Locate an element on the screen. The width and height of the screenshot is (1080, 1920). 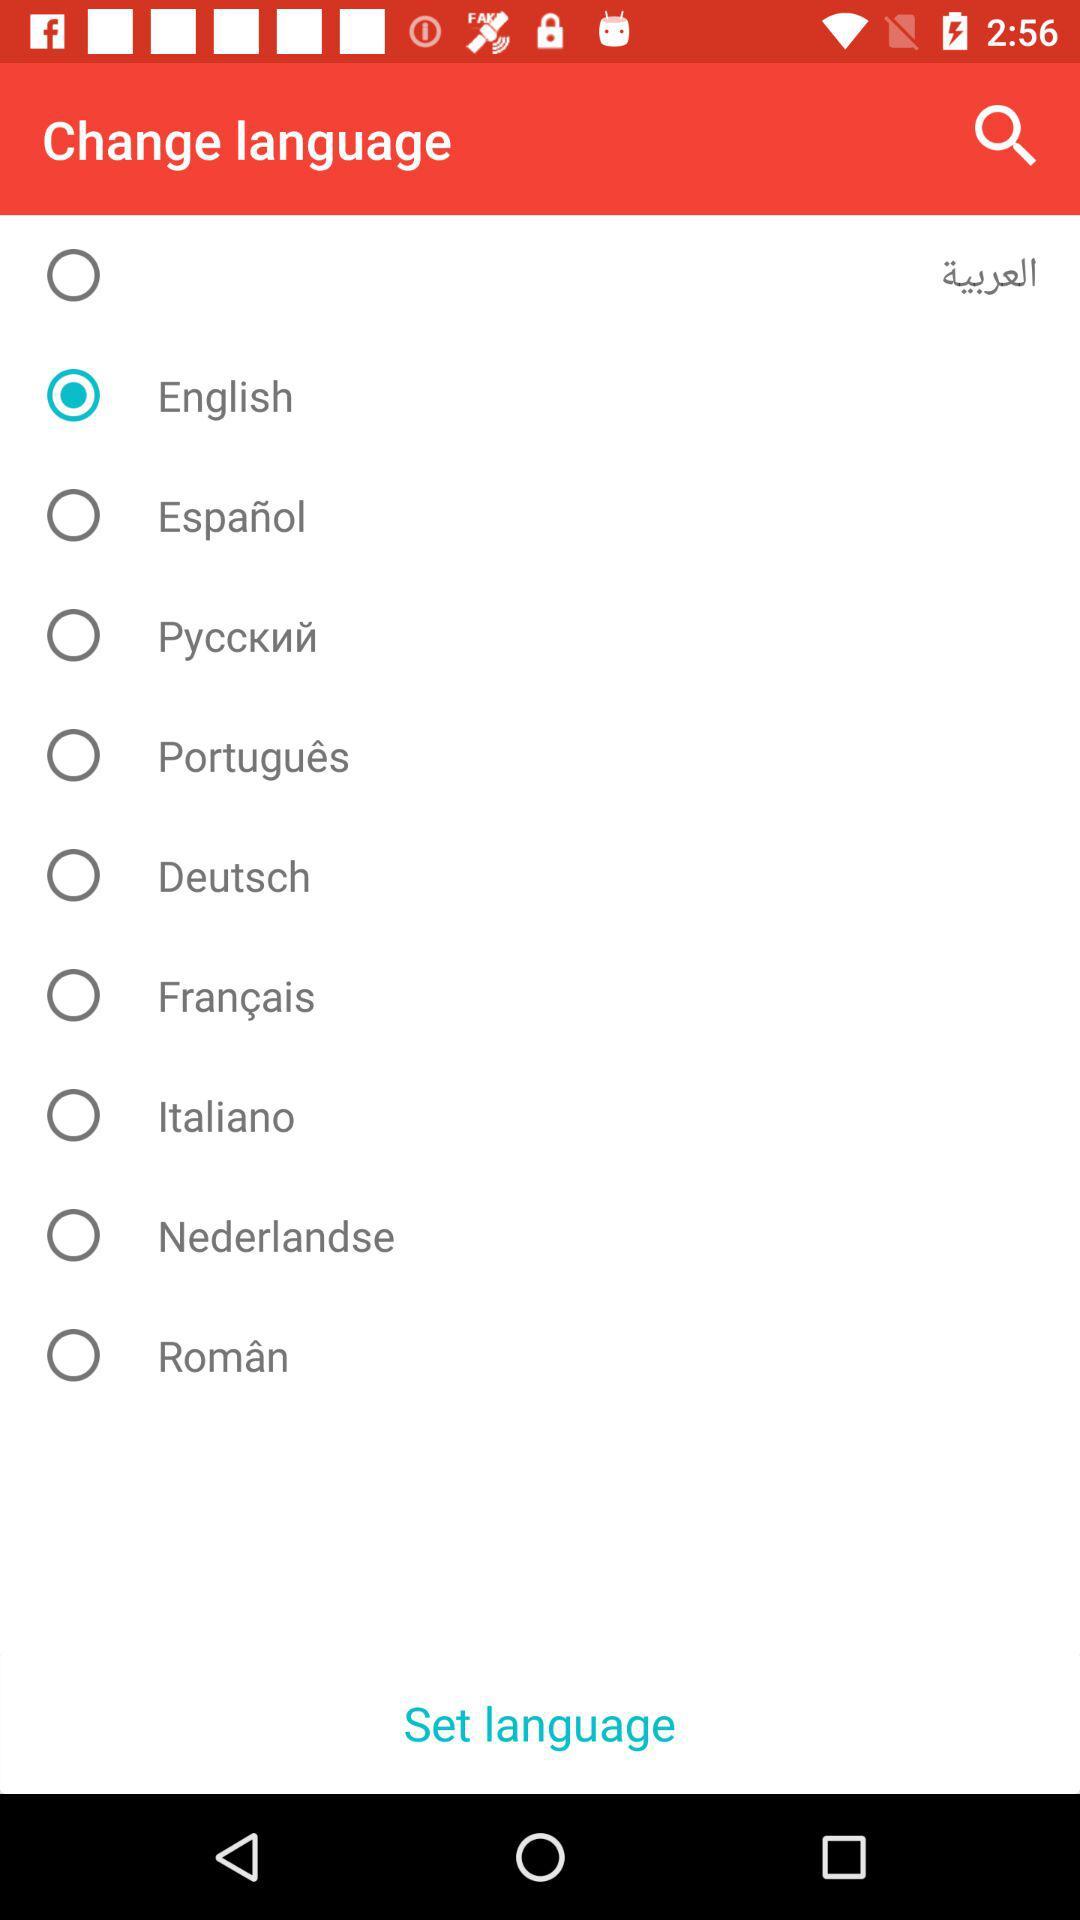
the english is located at coordinates (555, 395).